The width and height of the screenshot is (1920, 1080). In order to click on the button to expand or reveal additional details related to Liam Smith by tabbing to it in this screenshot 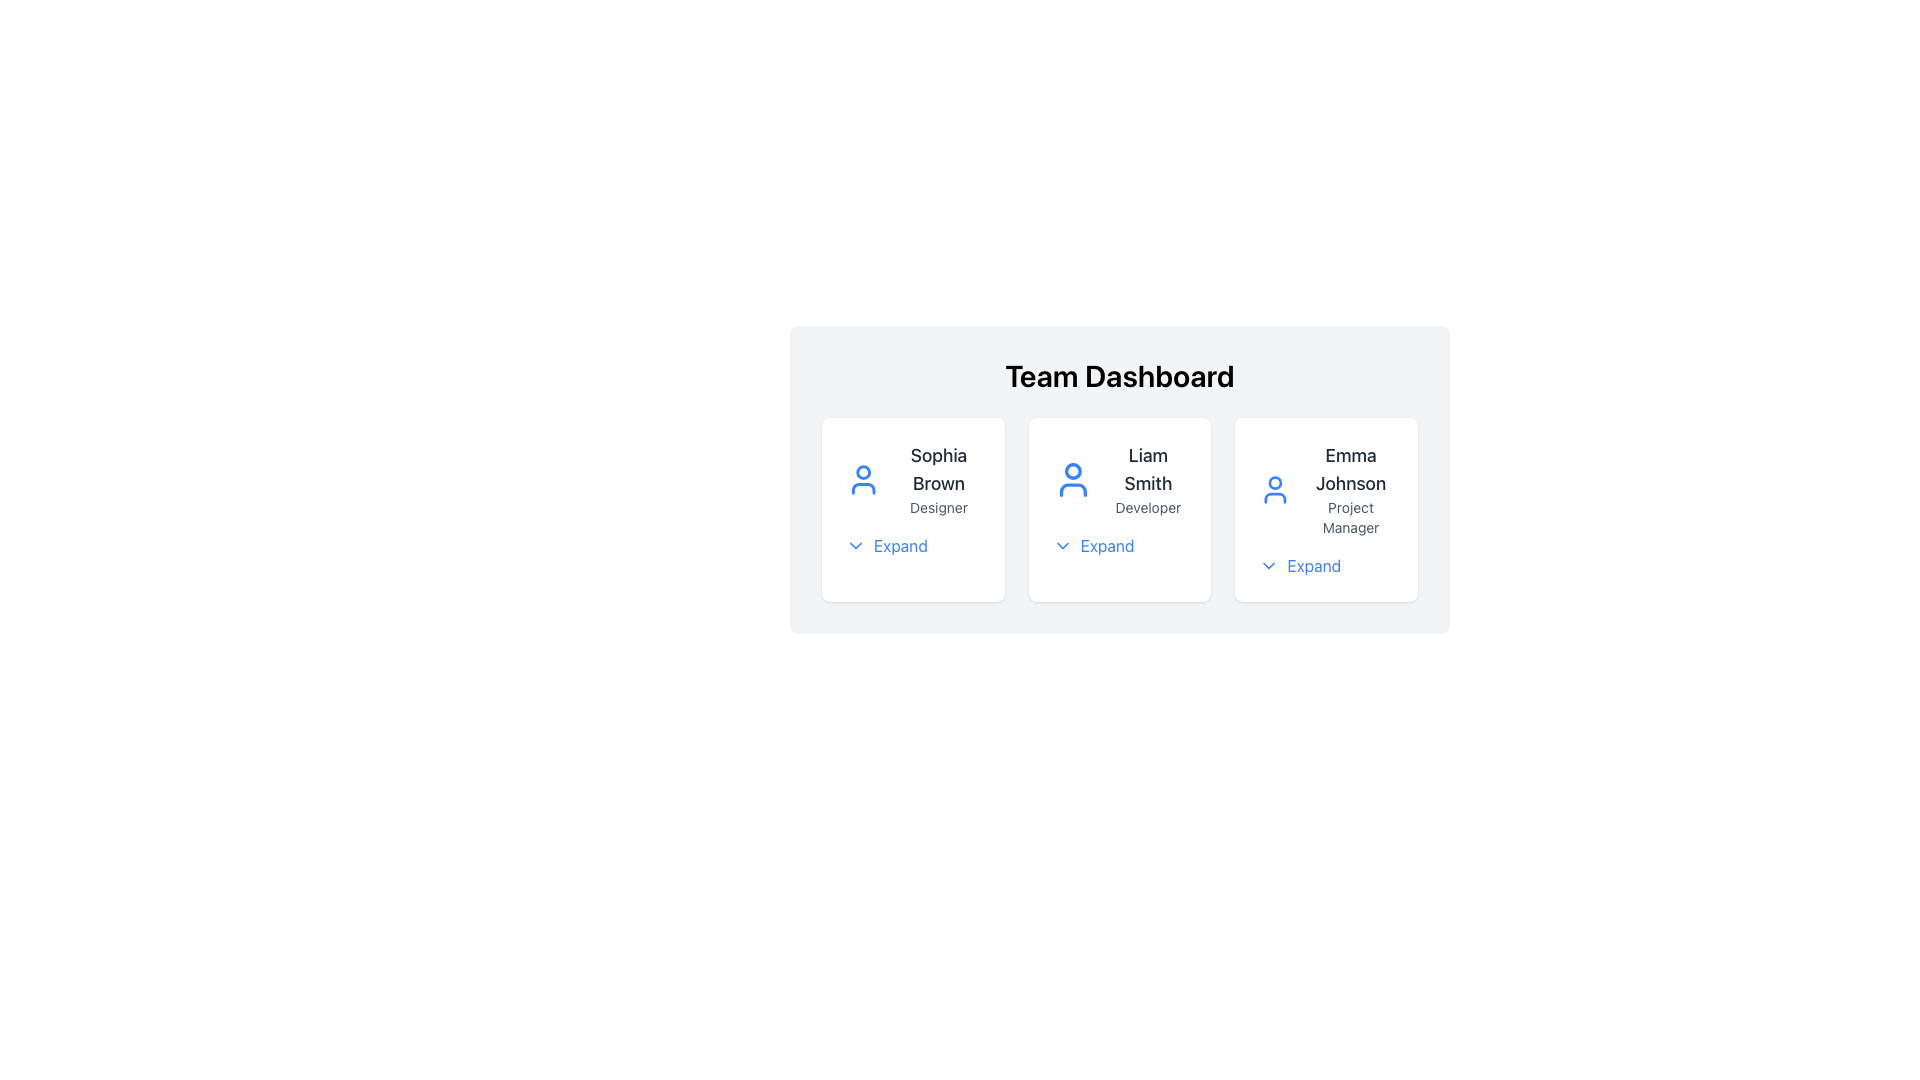, I will do `click(1092, 546)`.